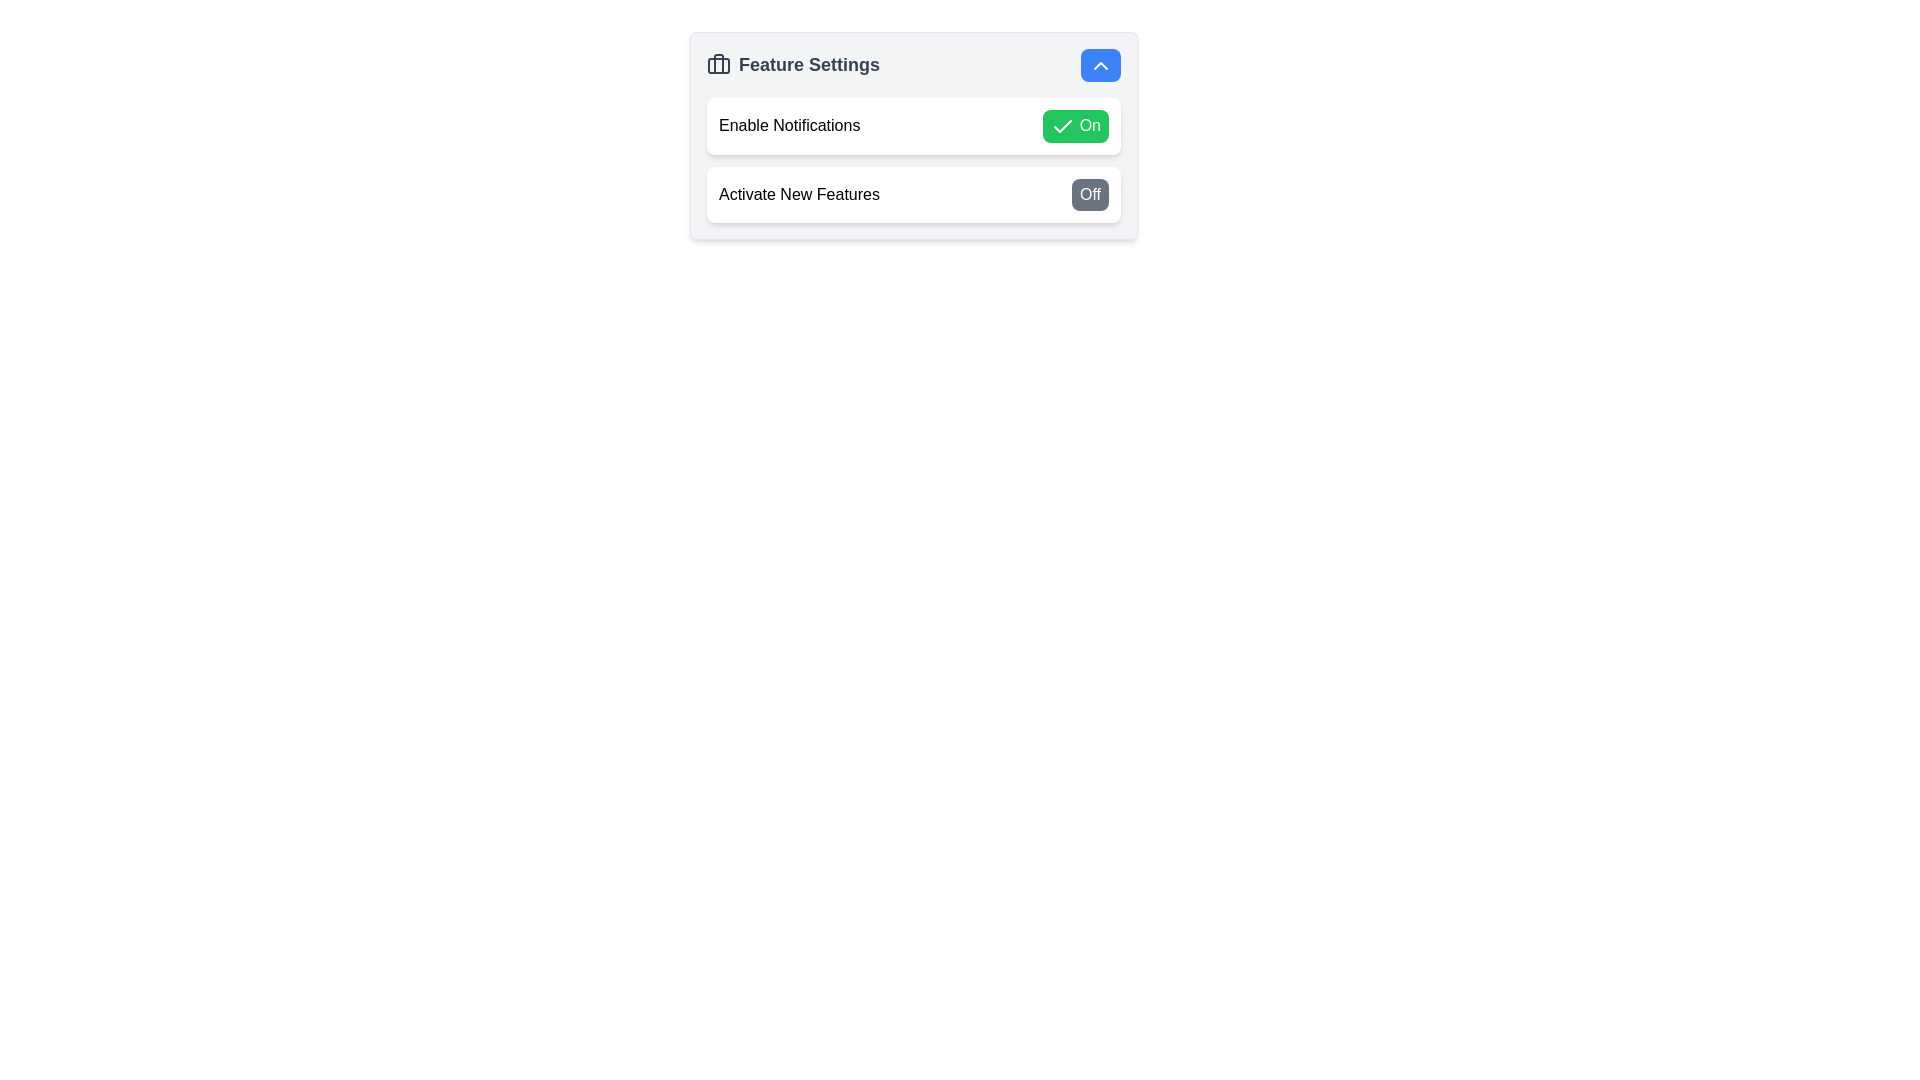 This screenshot has height=1080, width=1920. Describe the element at coordinates (798, 194) in the screenshot. I see `the text label that reads 'Activate New Features', which is positioned to the left of a toggle button labeled 'Off' in the 'Feature Settings' card` at that location.